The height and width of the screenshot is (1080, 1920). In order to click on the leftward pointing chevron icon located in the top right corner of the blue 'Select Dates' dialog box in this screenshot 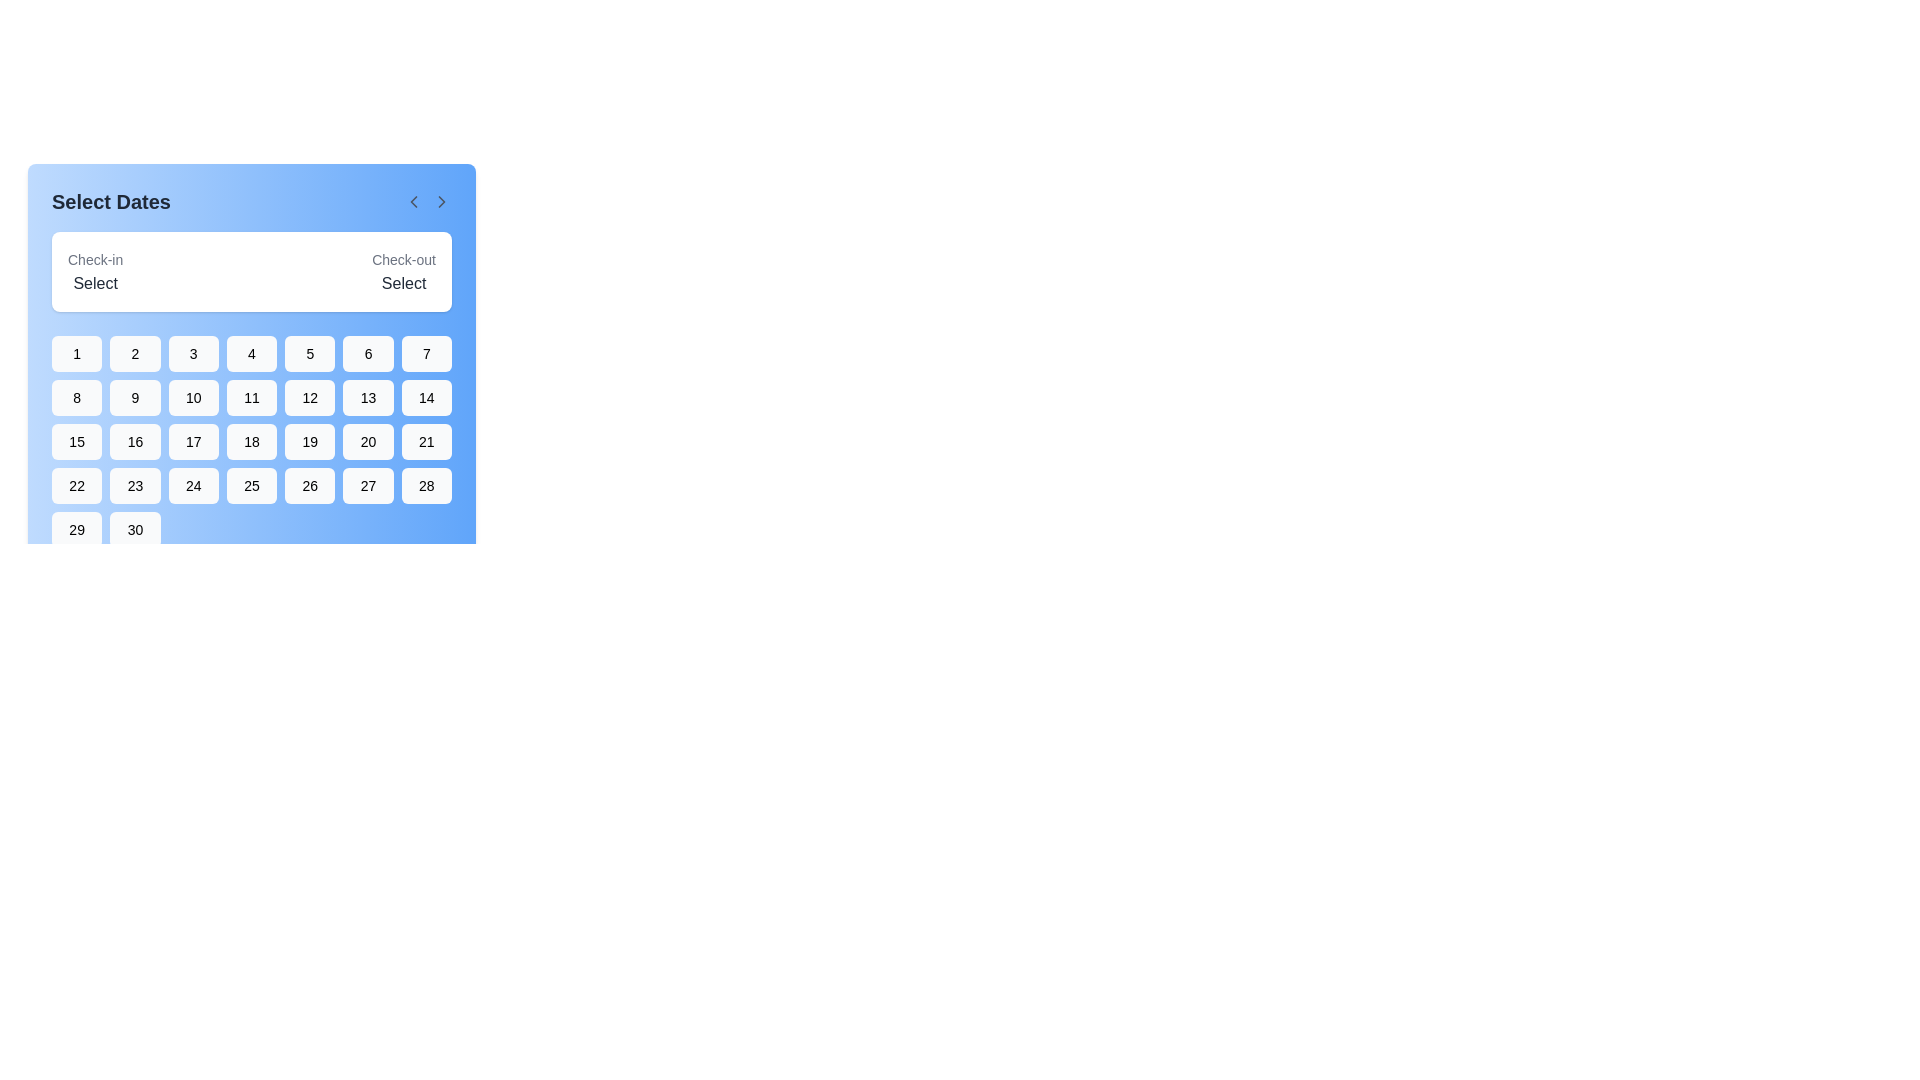, I will do `click(412, 201)`.